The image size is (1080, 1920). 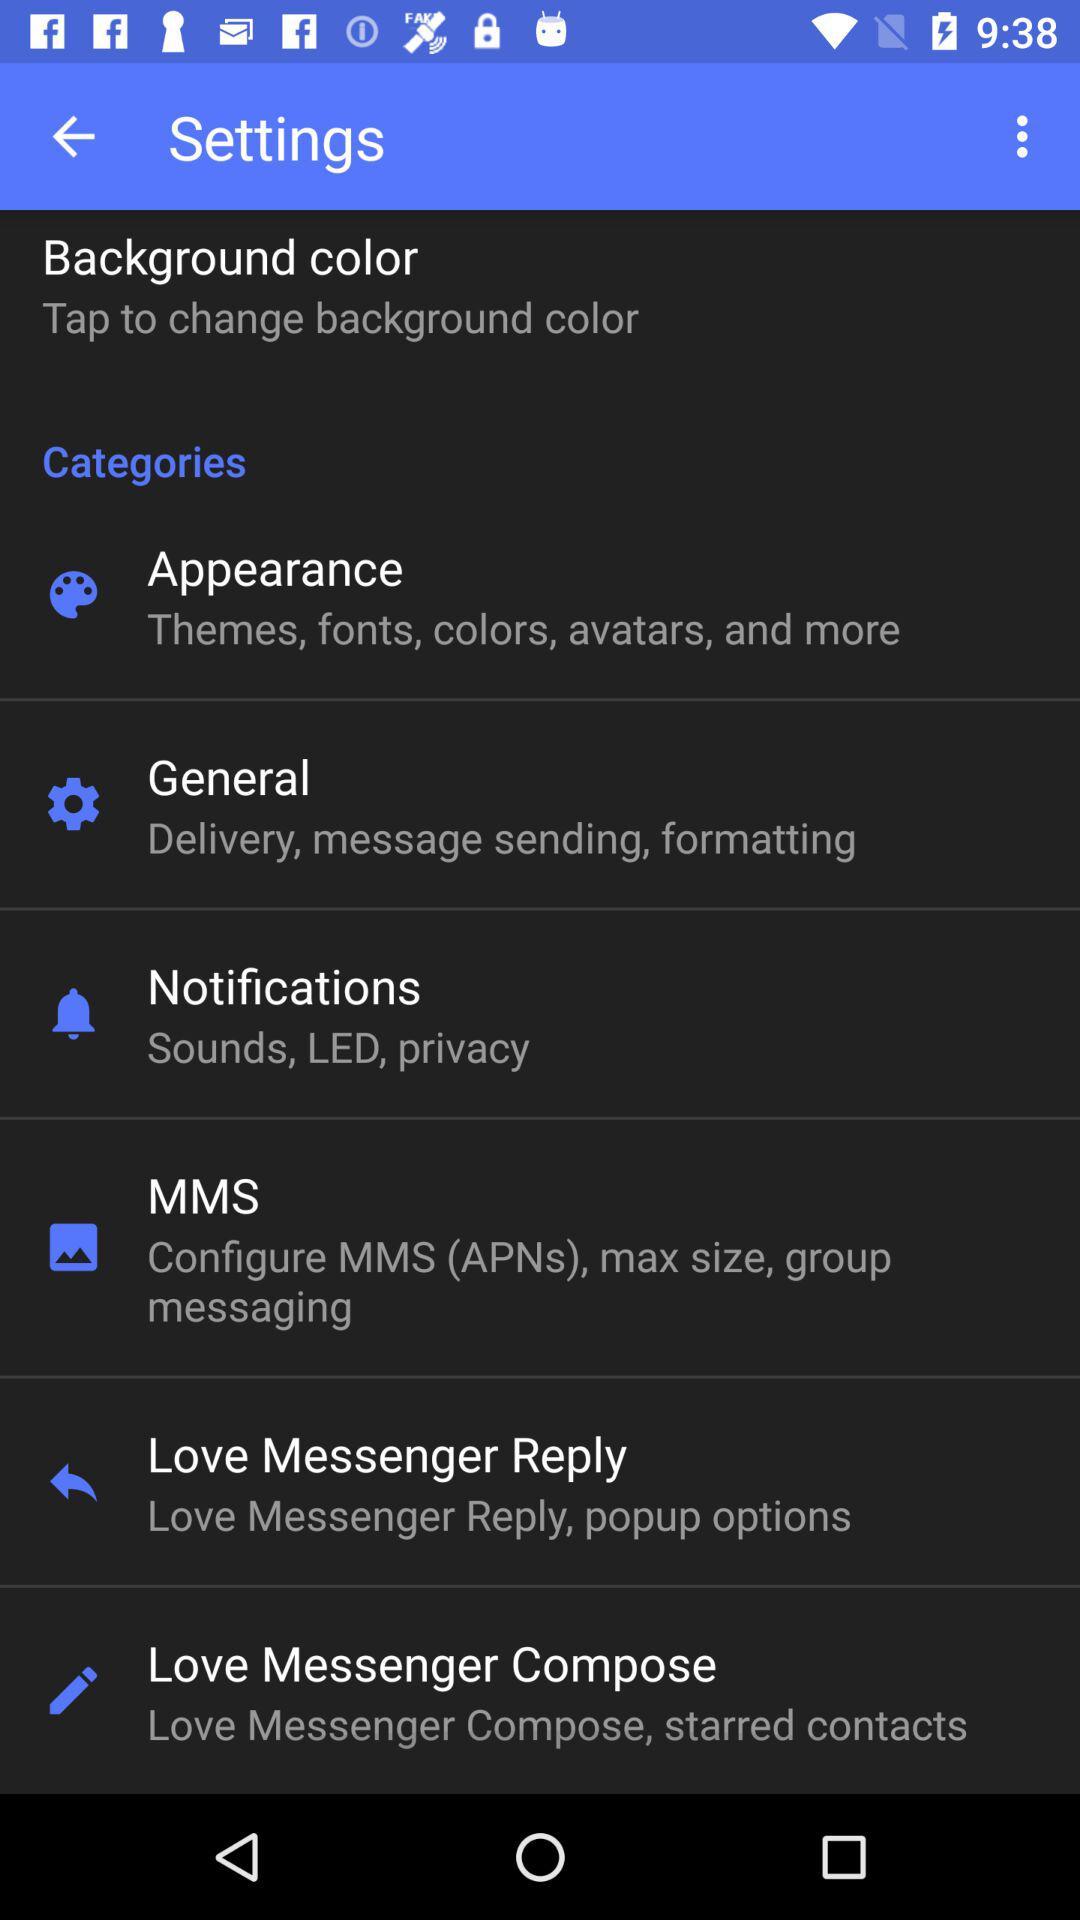 What do you see at coordinates (540, 438) in the screenshot?
I see `icon above the appearance item` at bounding box center [540, 438].